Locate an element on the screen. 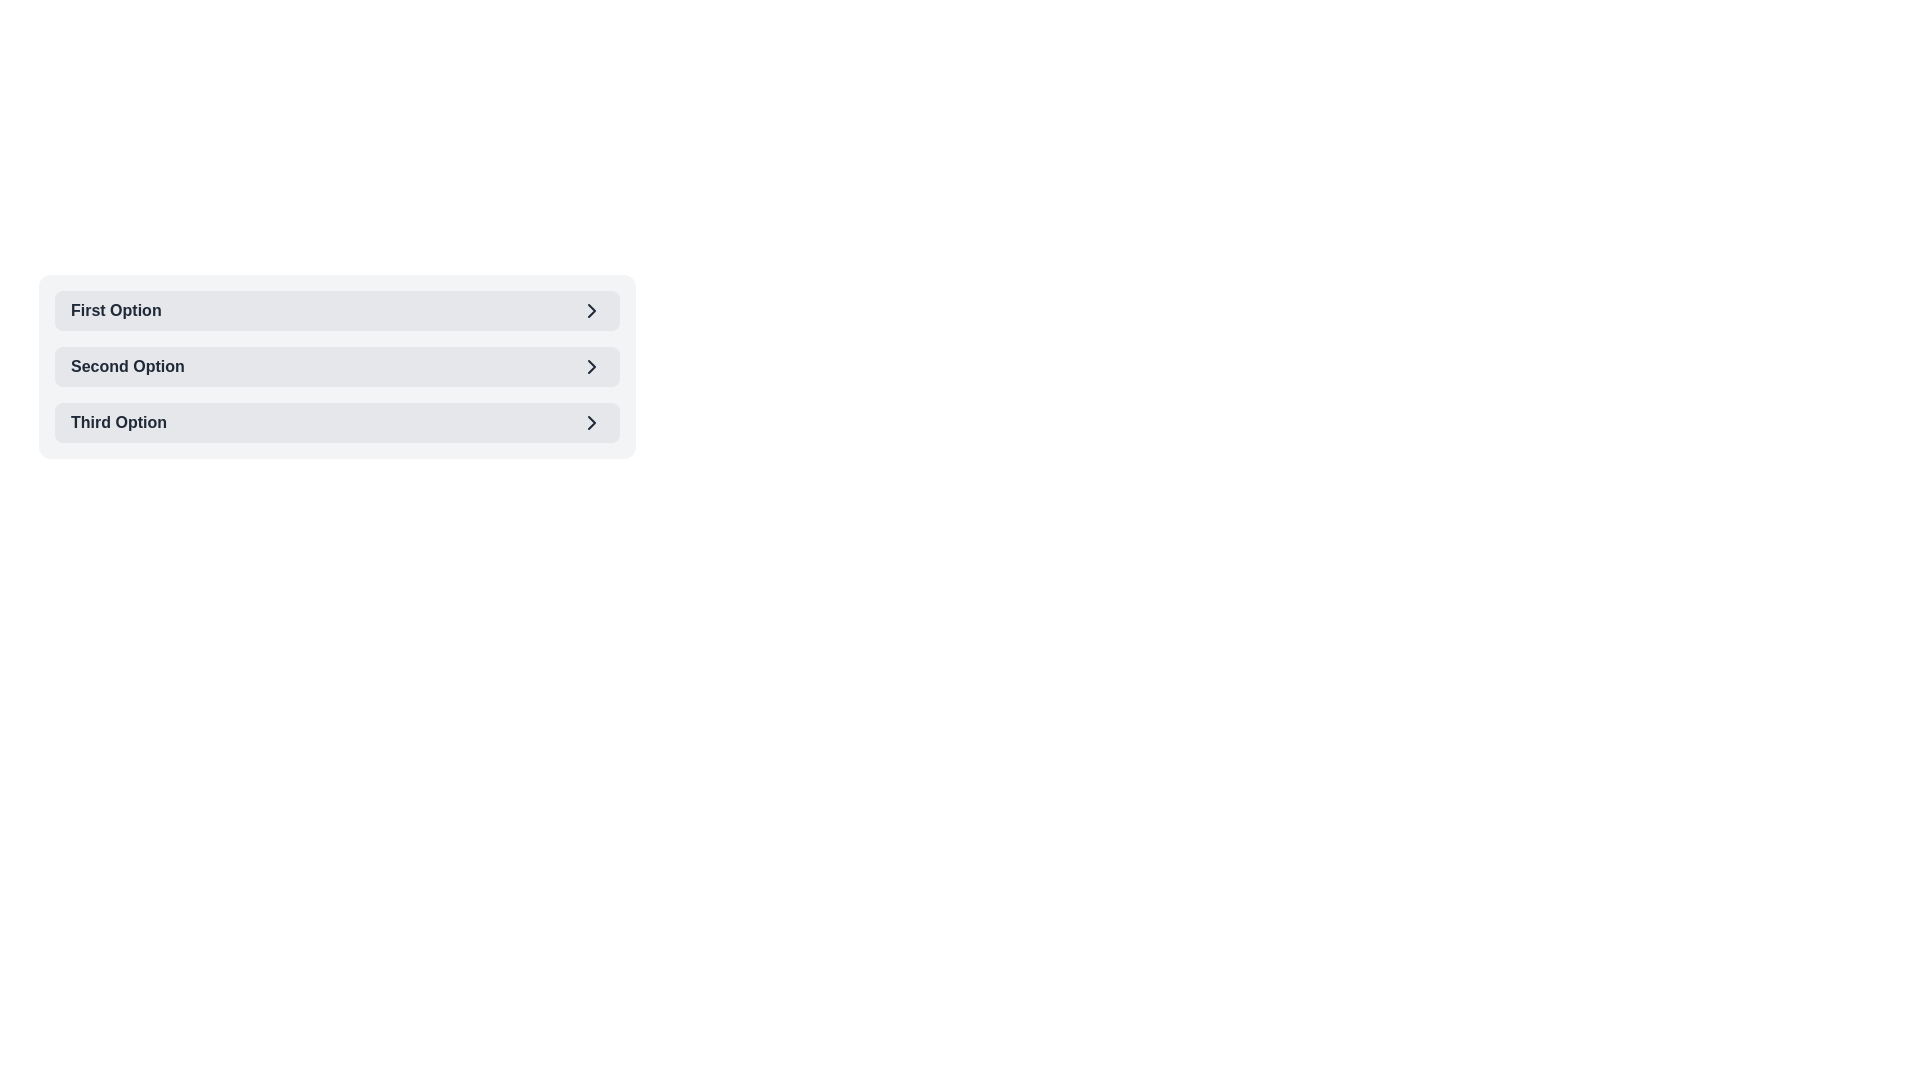 This screenshot has width=1920, height=1080. the chevron icon located on the far-right side of the 'First Option' menu item is located at coordinates (590, 311).